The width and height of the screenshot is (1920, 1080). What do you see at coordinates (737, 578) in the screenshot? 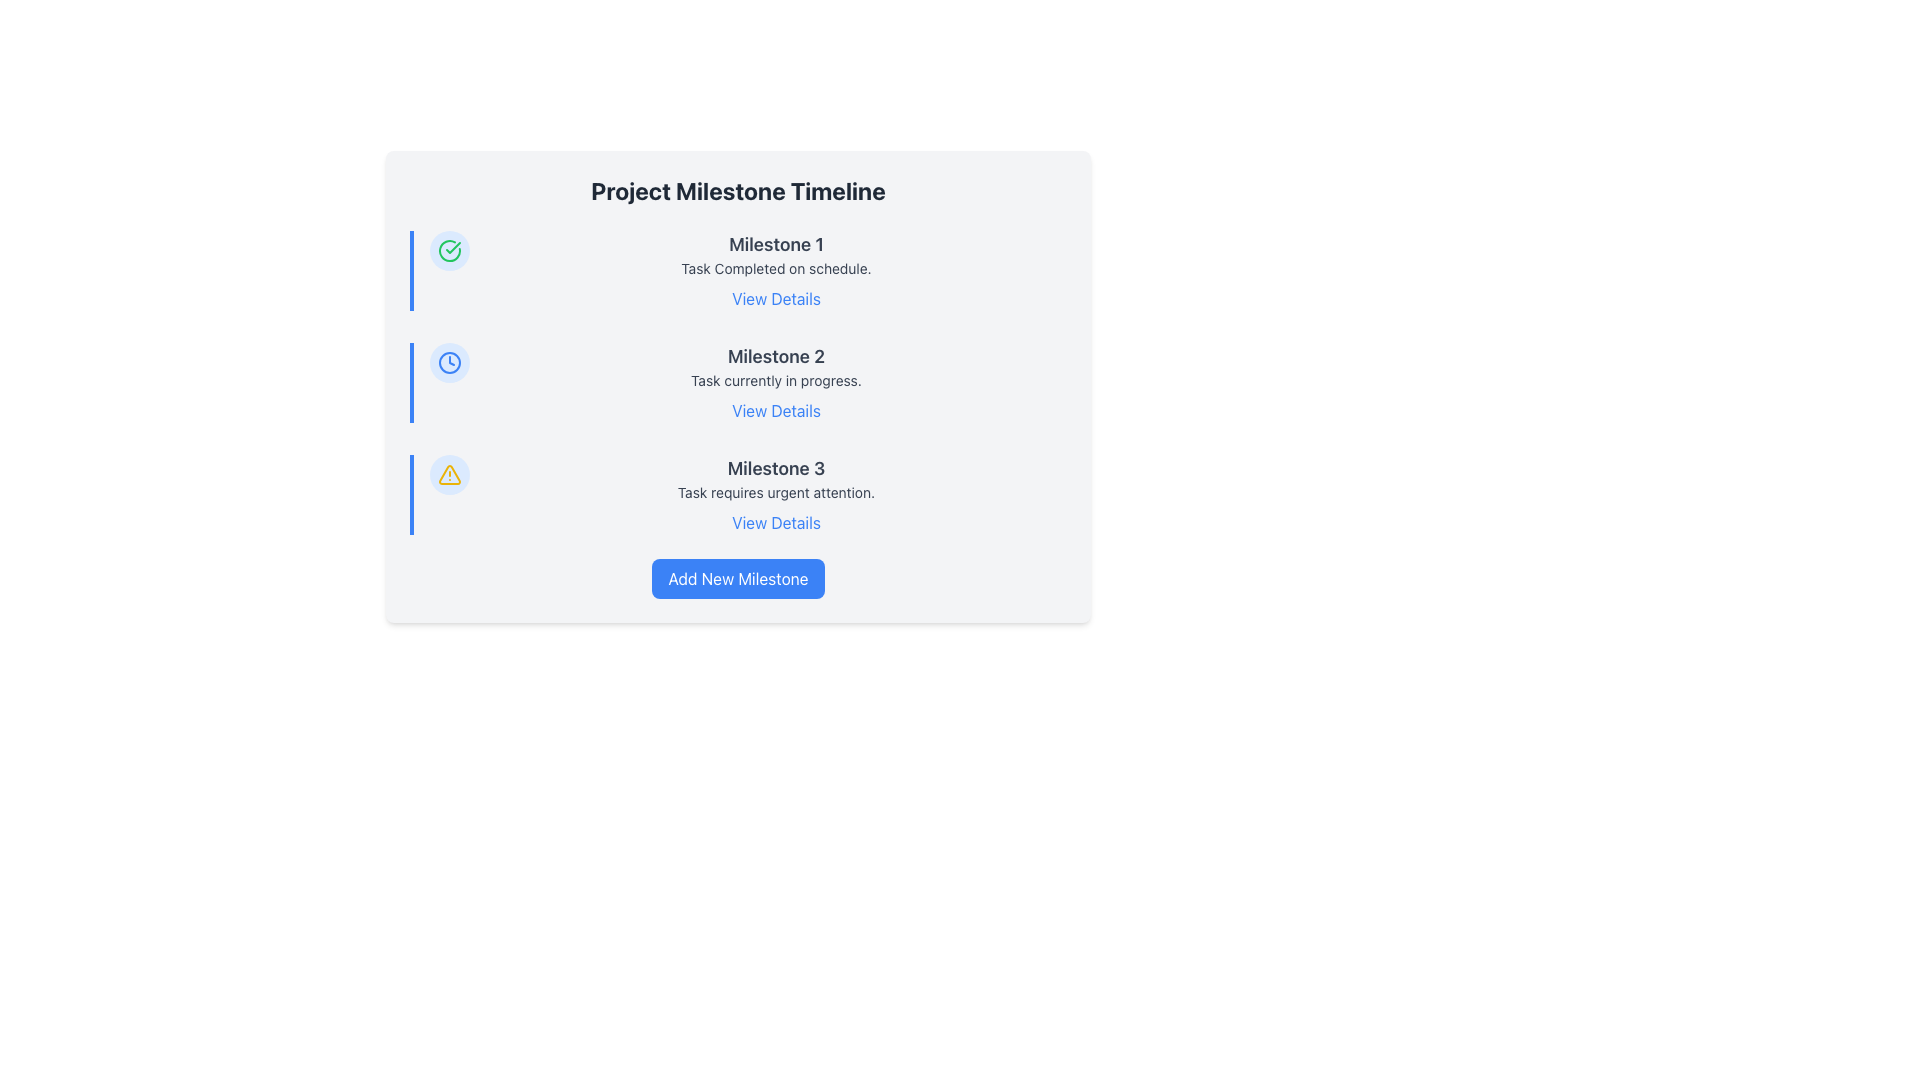
I see `the rectangular button with a blue background and white text that reads 'Add New Milestone' located at the bottom center of the 'Project Milestone Timeline' card to change its background shade` at bounding box center [737, 578].